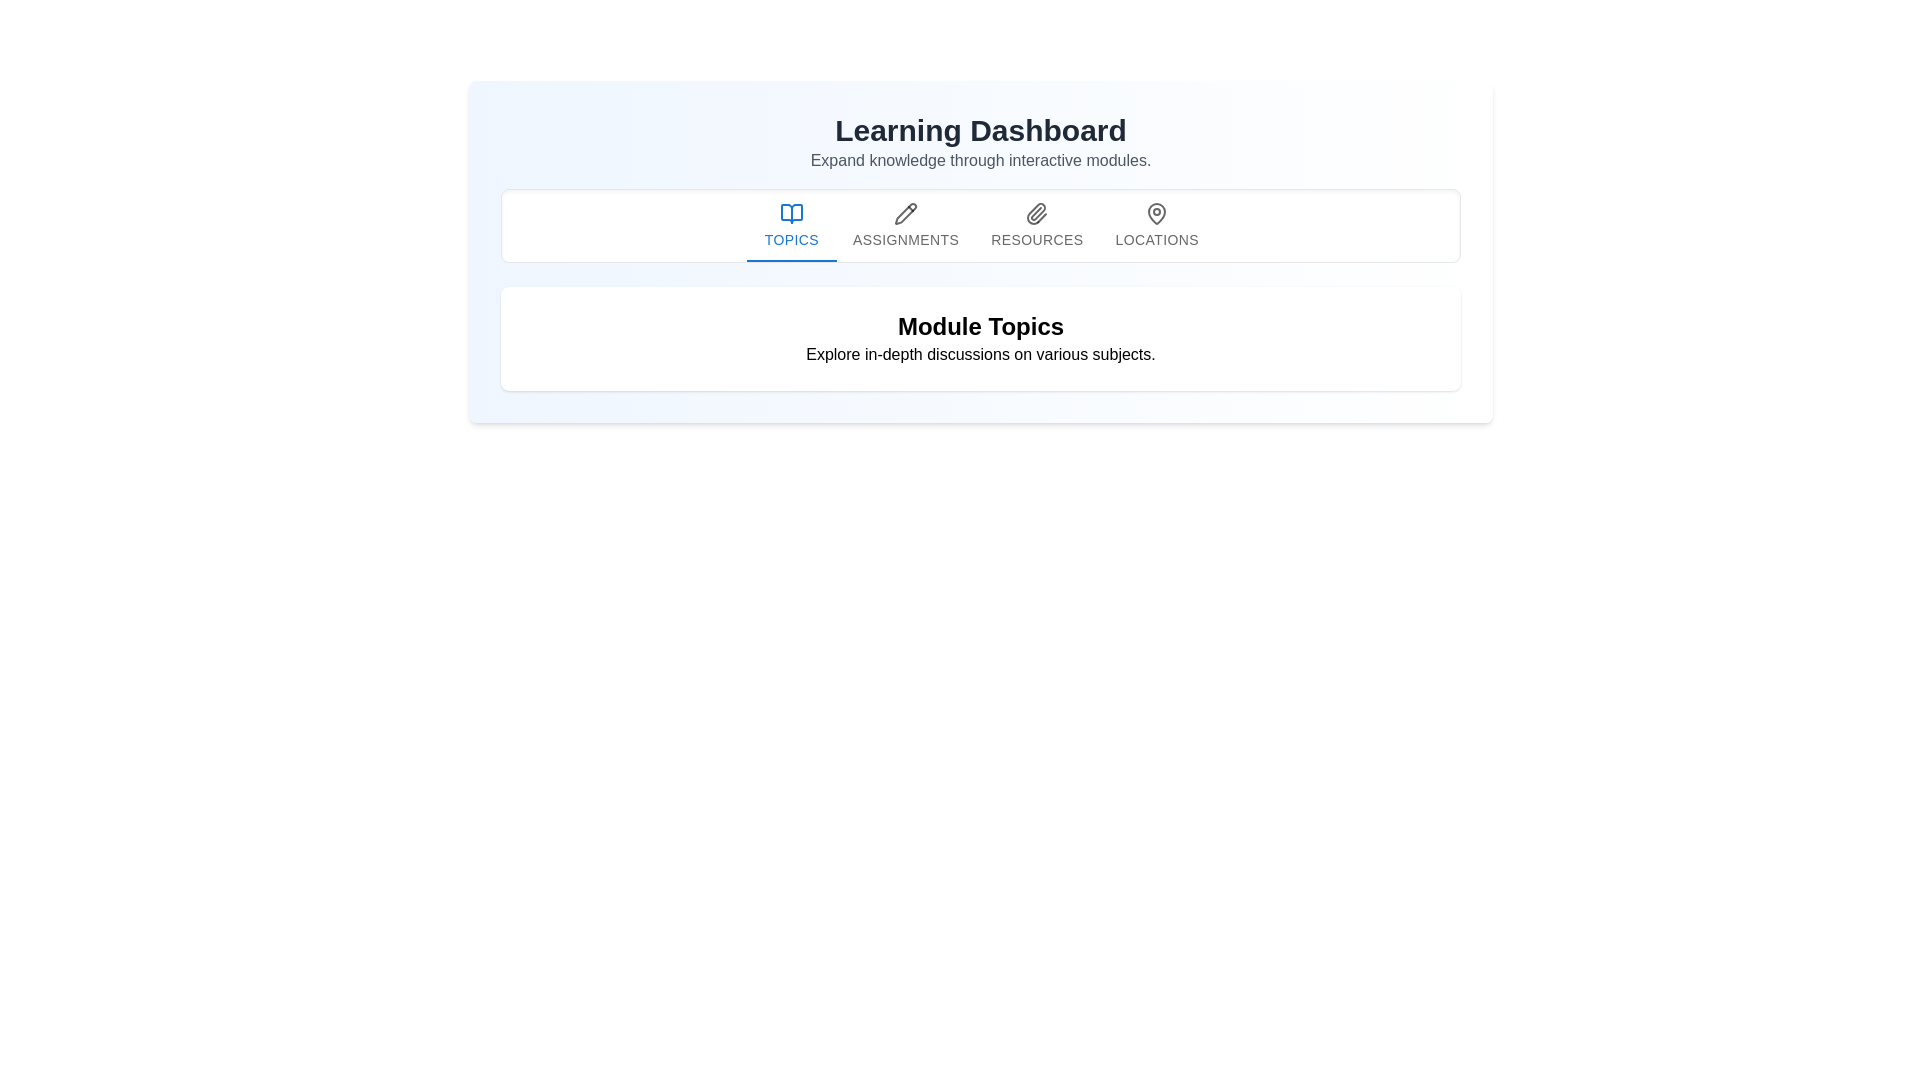  Describe the element at coordinates (1157, 214) in the screenshot. I see `the 'Locations' tab in the navigation bar` at that location.